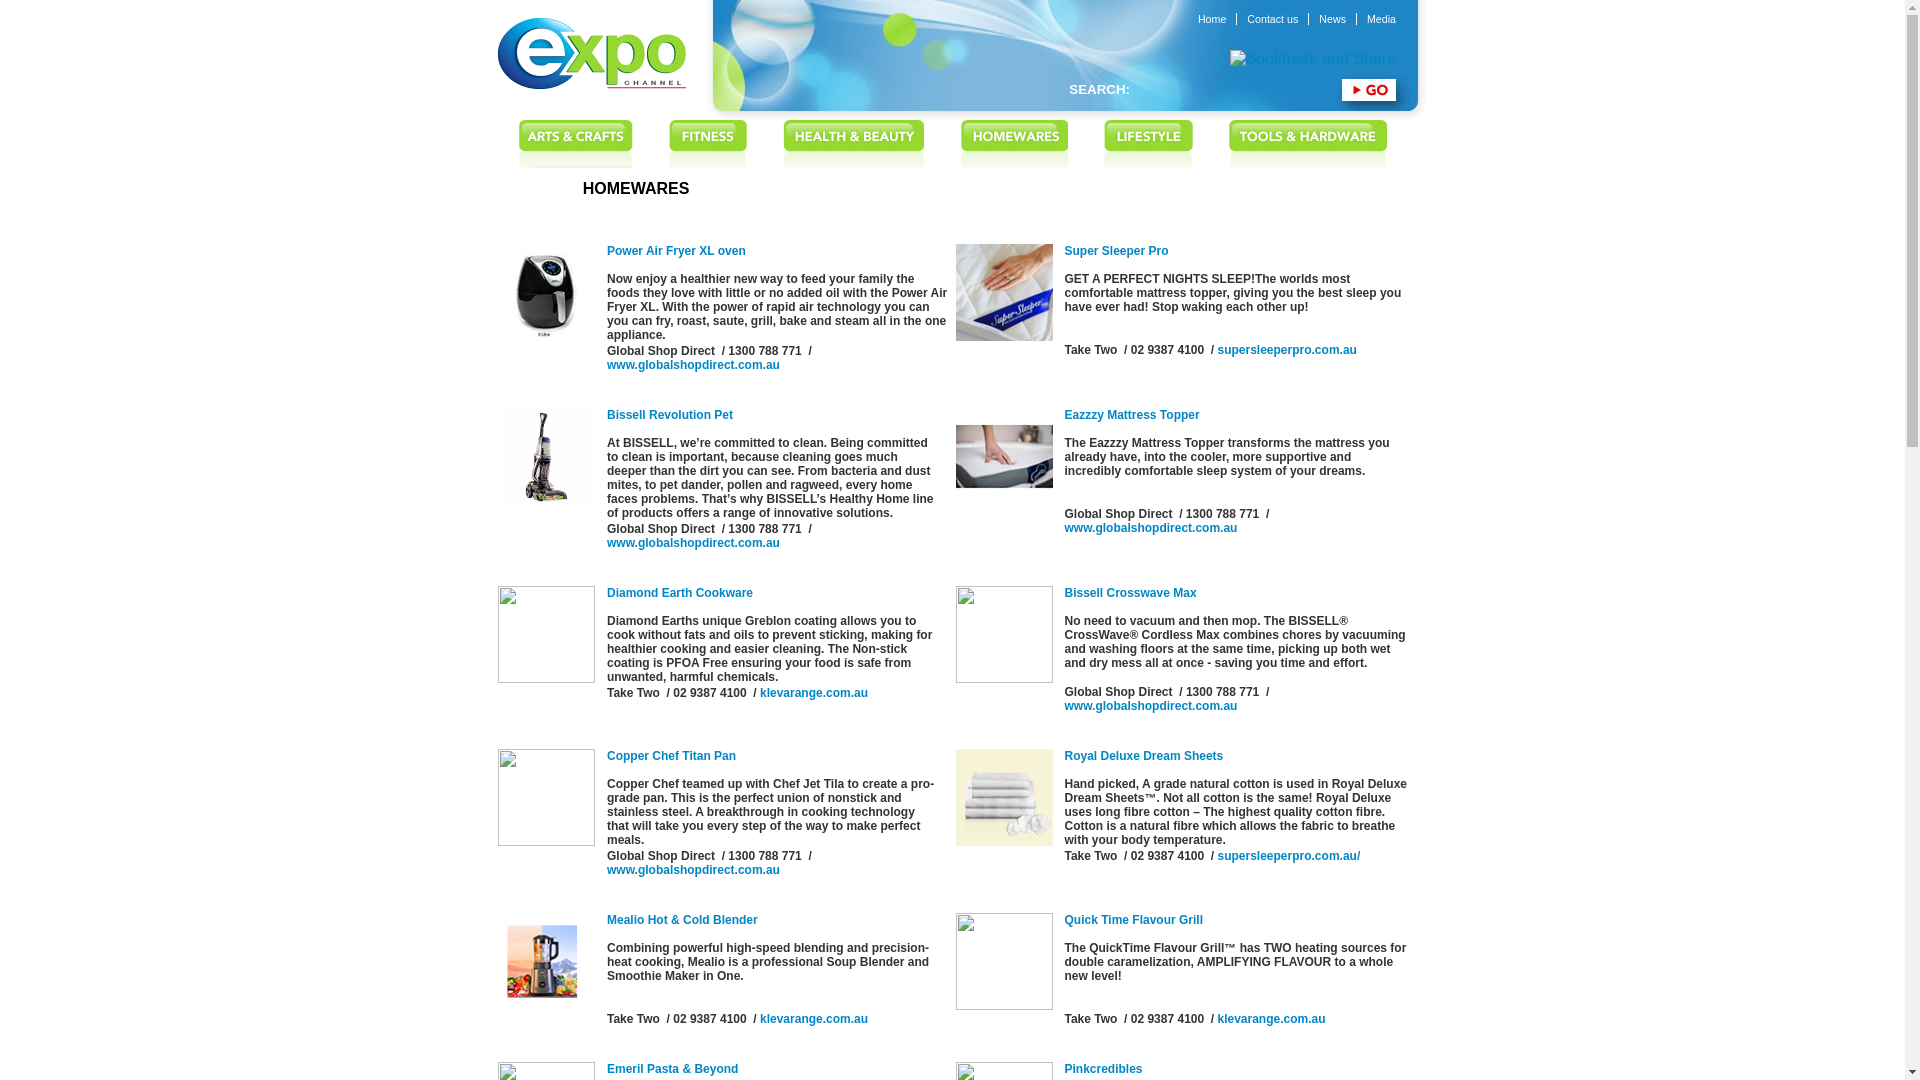  What do you see at coordinates (680, 592) in the screenshot?
I see `'Diamond Earth Cookware'` at bounding box center [680, 592].